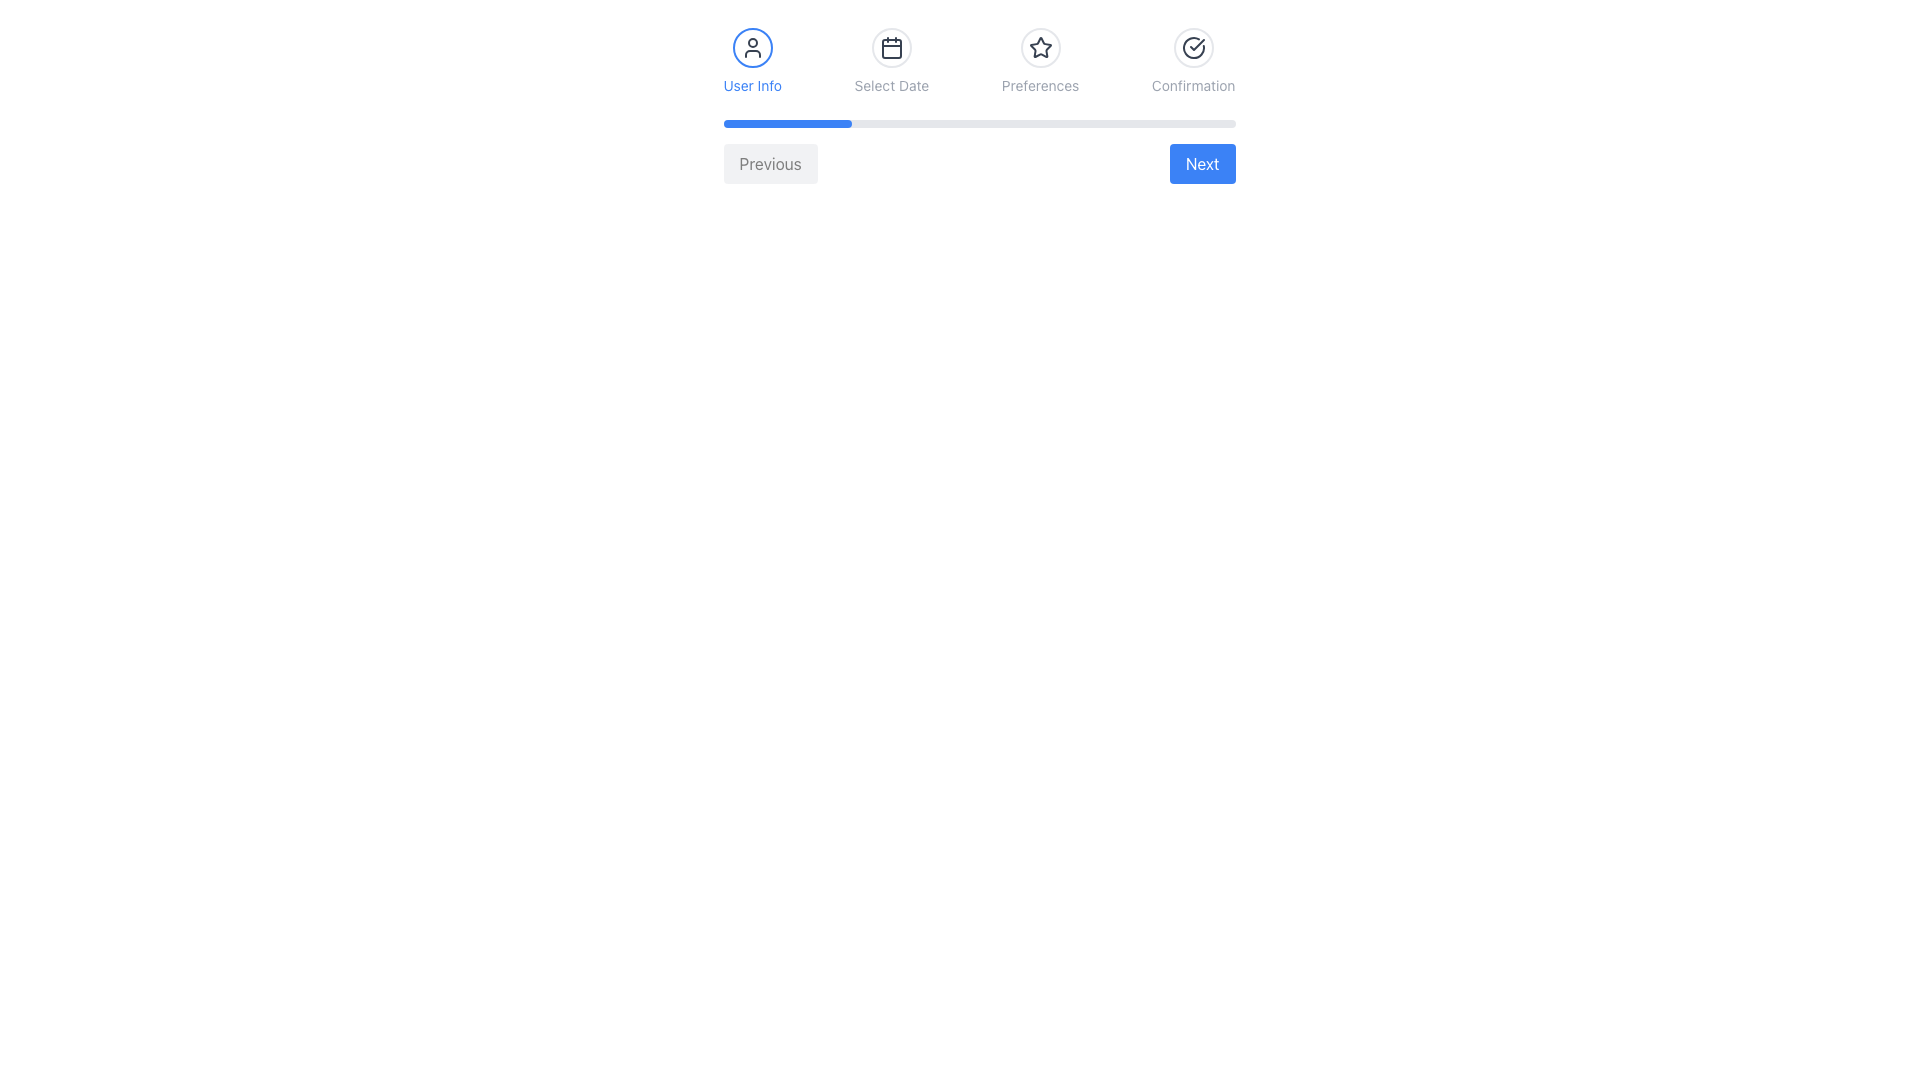 The width and height of the screenshot is (1920, 1080). Describe the element at coordinates (979, 123) in the screenshot. I see `the Progress Bar located centrally below the navigation bar and above the Previous and Next buttons, which indicates the user's progress in a multistep process` at that location.